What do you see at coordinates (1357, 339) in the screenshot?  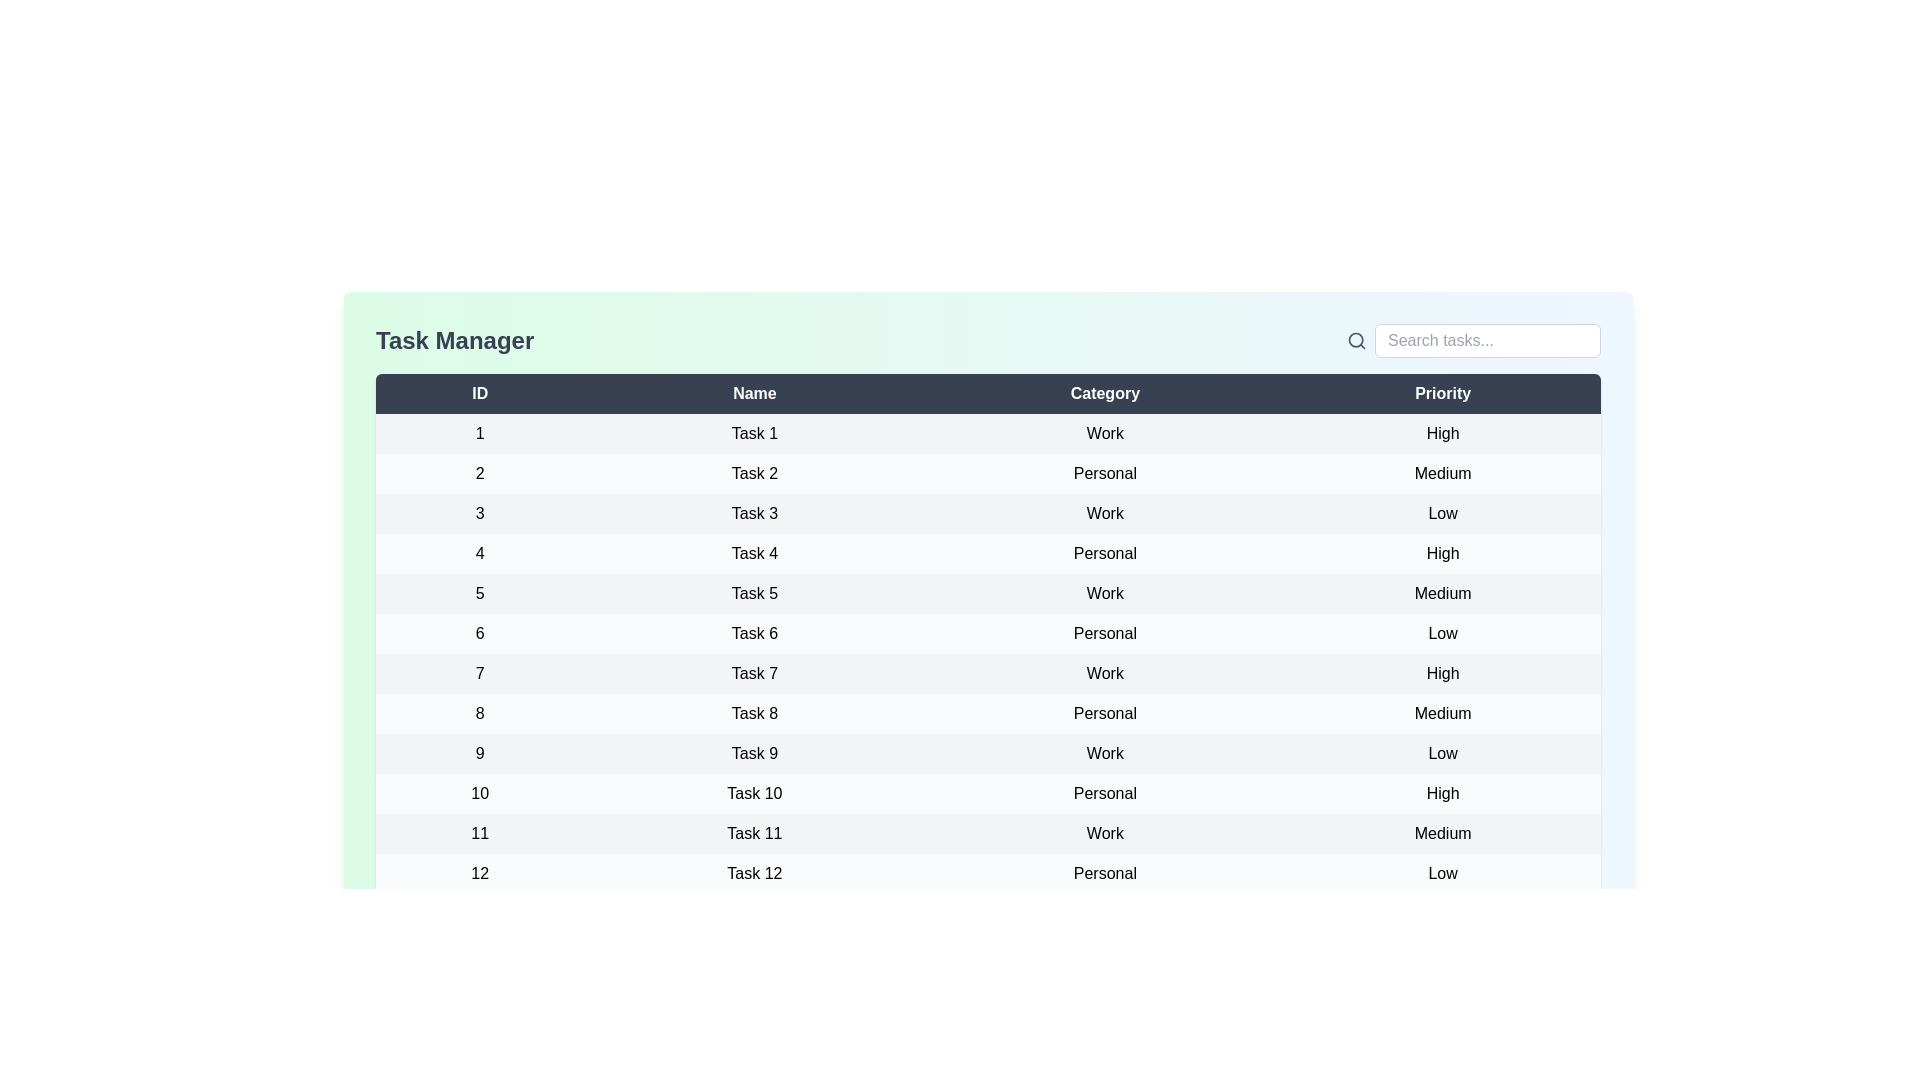 I see `the search icon to focus on the search input` at bounding box center [1357, 339].